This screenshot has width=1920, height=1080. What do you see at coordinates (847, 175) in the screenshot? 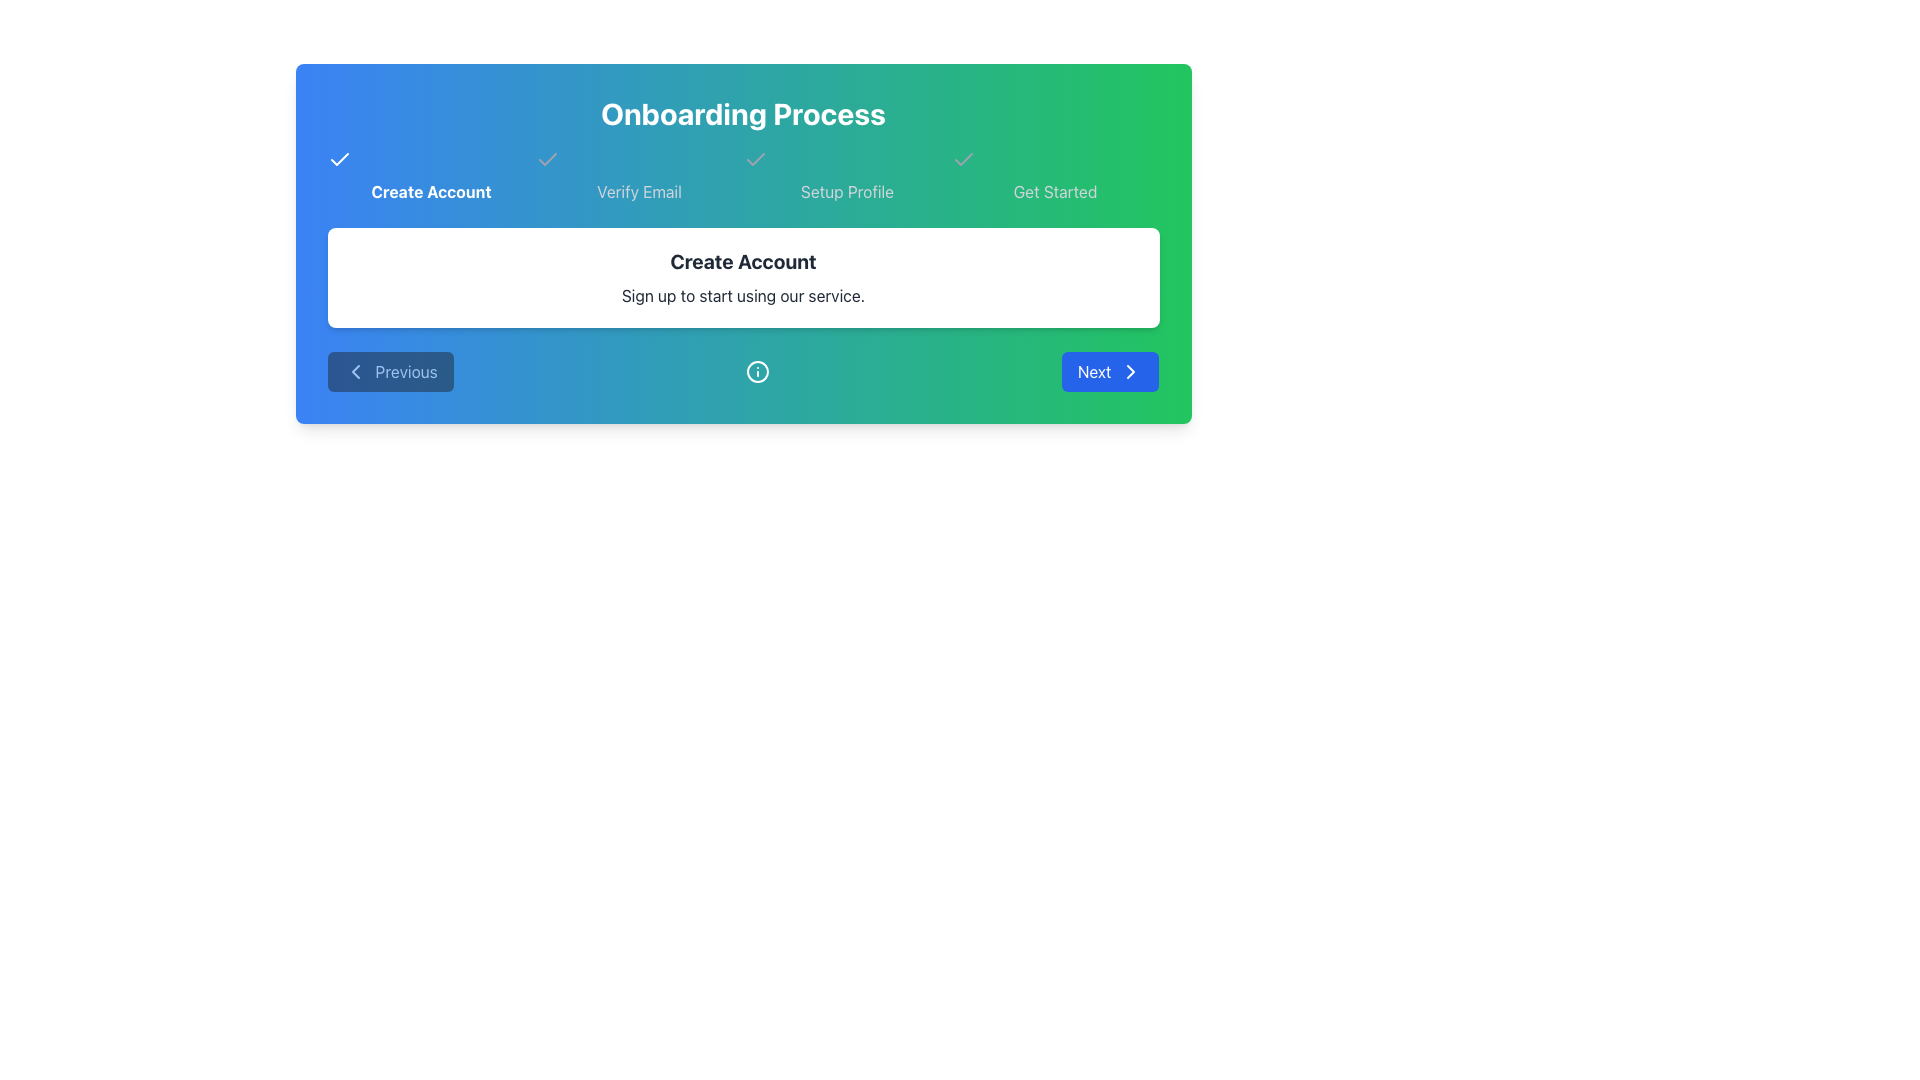
I see `the Progression Step Indicator representing the 'Setup Profile' stage in the onboarding process` at bounding box center [847, 175].